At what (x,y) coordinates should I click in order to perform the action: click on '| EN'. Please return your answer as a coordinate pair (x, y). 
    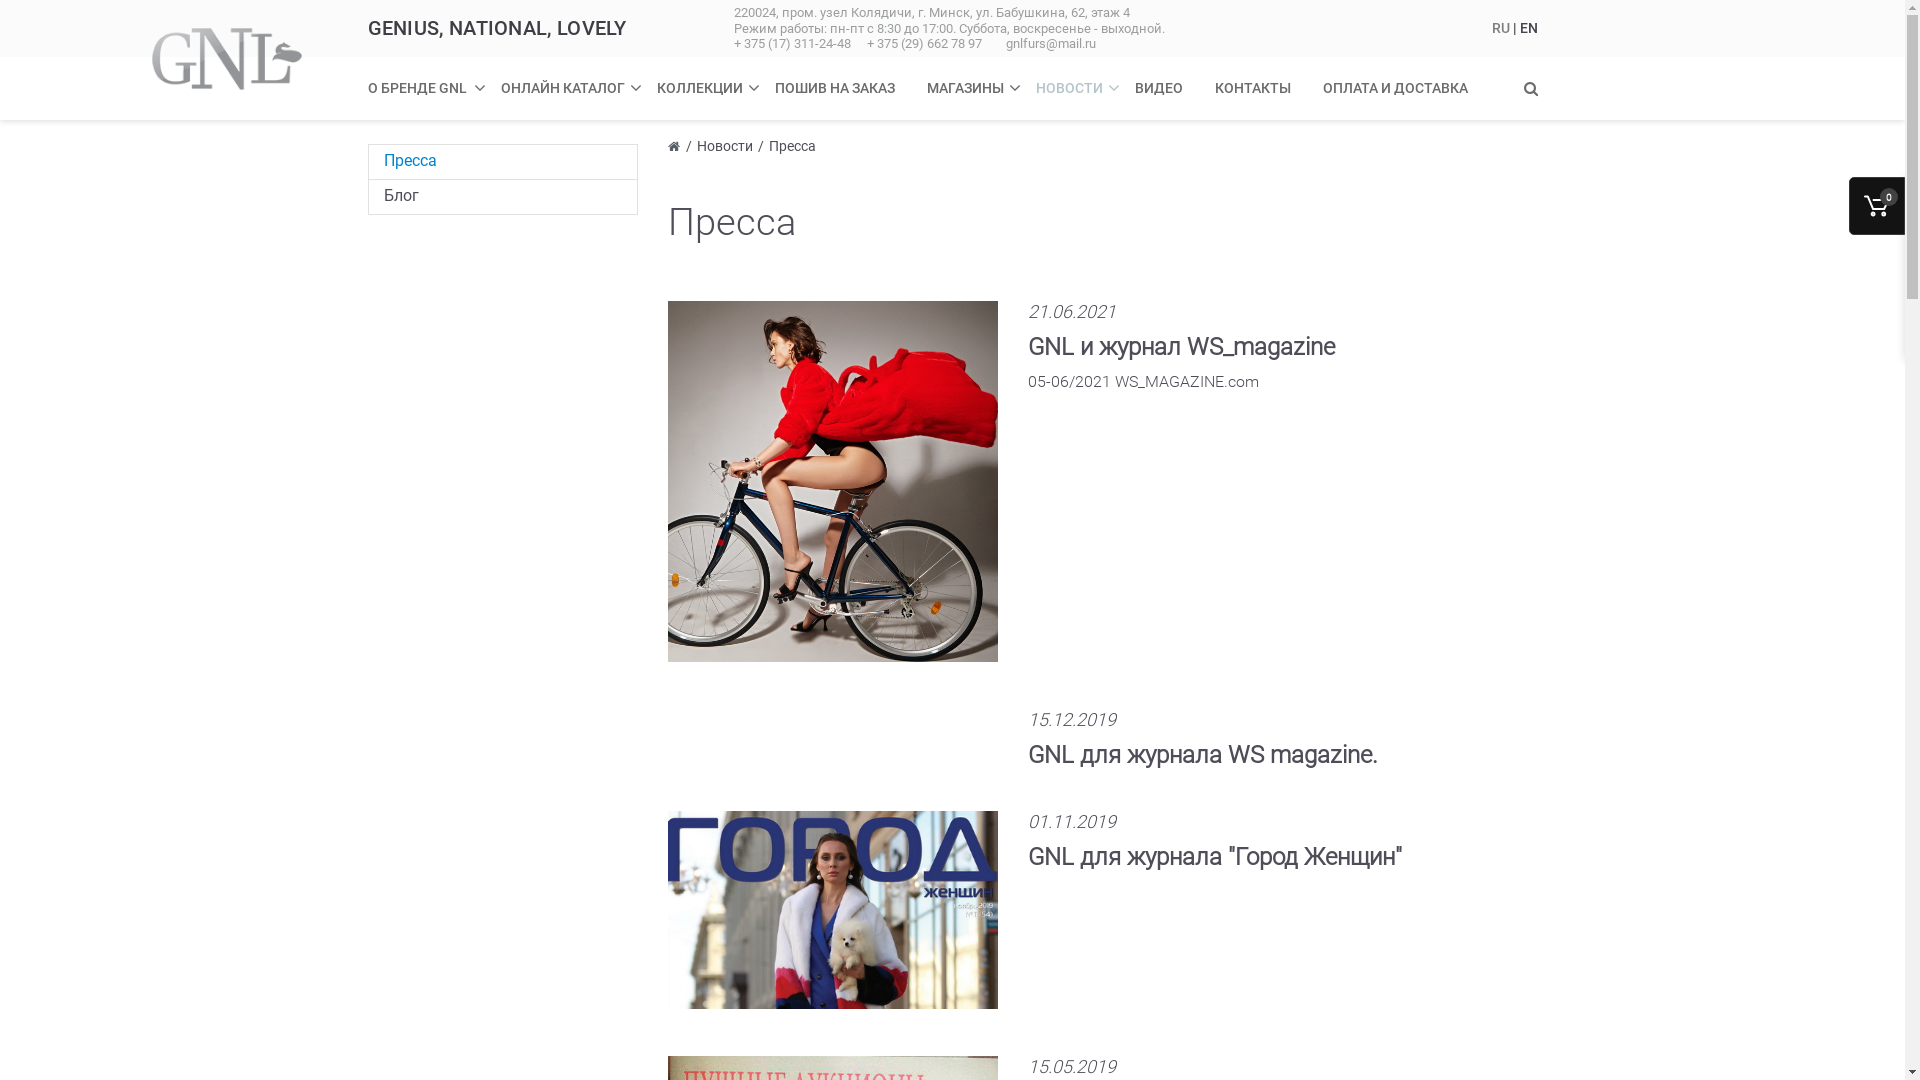
    Looking at the image, I should click on (1523, 27).